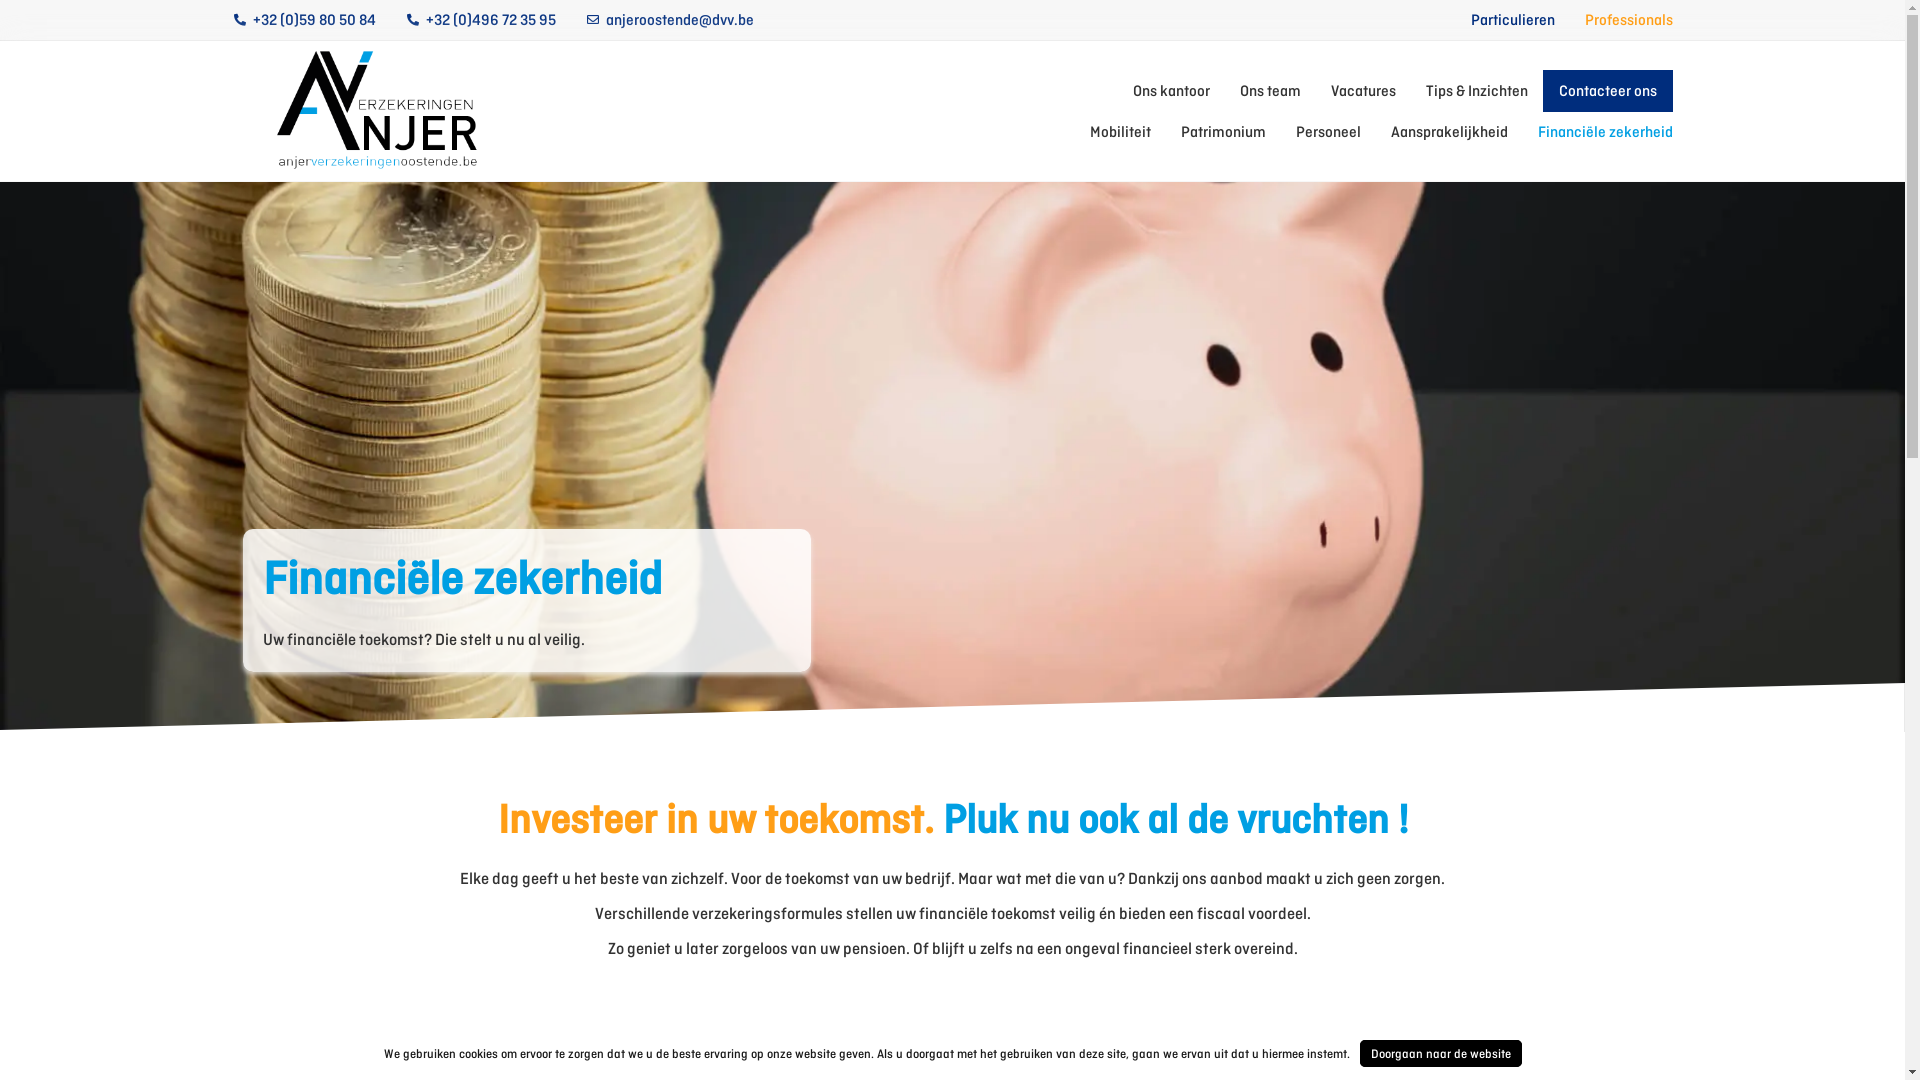  Describe the element at coordinates (480, 19) in the screenshot. I see `'+32 (0)496 72 35 95'` at that location.